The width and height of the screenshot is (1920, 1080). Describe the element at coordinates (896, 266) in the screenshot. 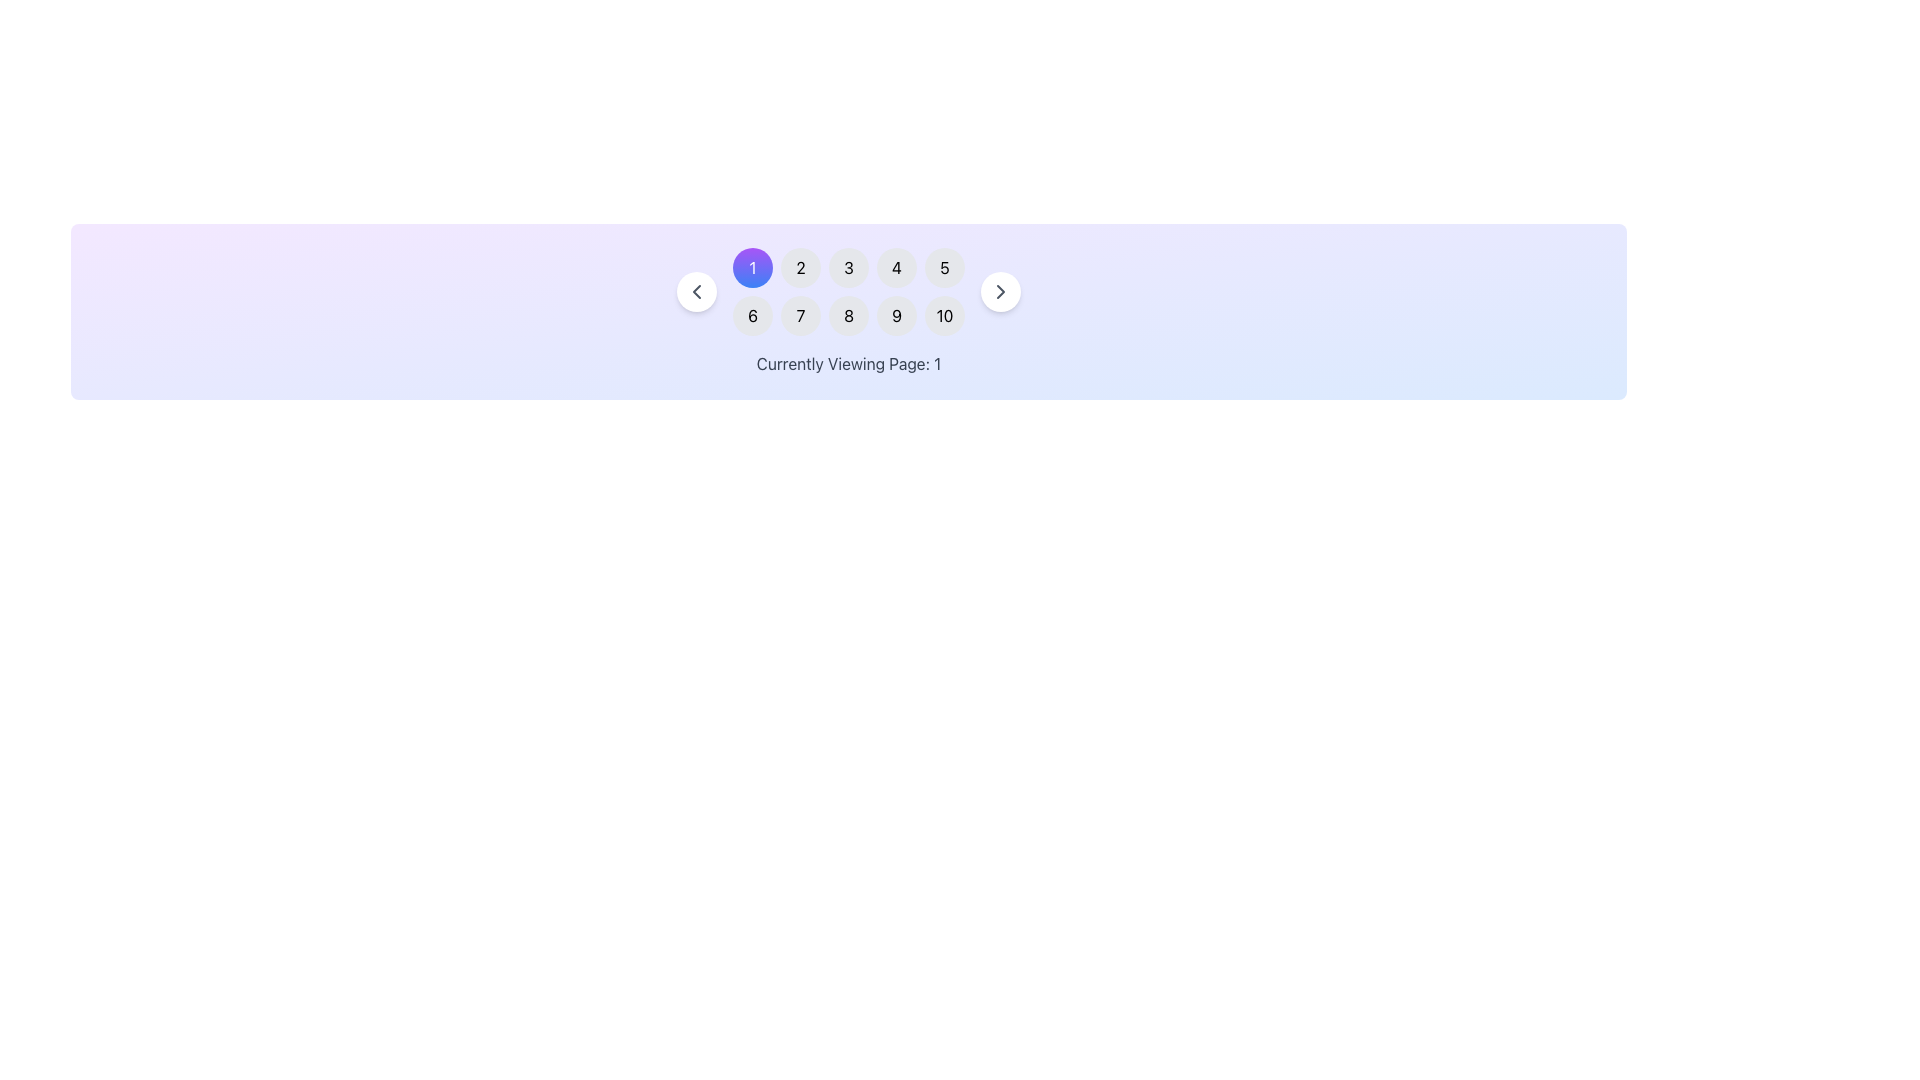

I see `the fourth navigation button in the grid to interact` at that location.